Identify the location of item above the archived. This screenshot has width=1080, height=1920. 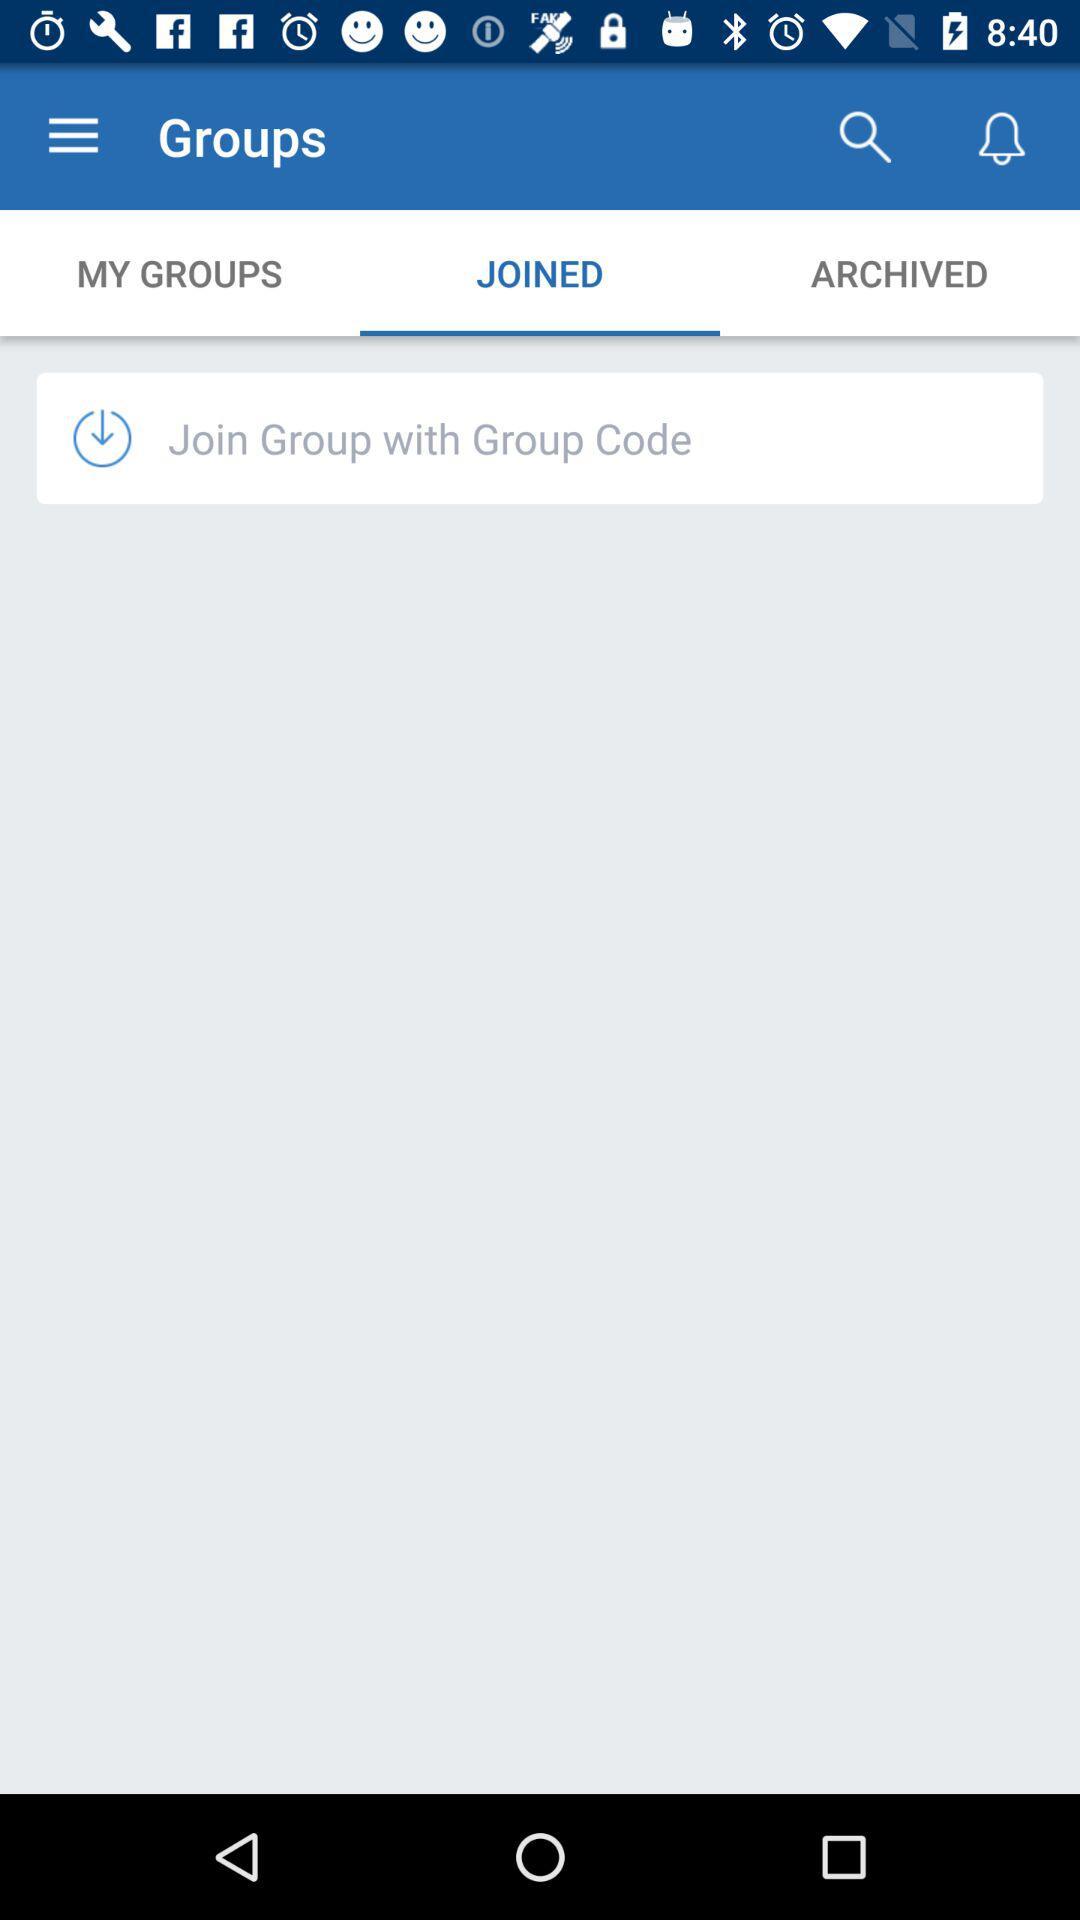
(863, 135).